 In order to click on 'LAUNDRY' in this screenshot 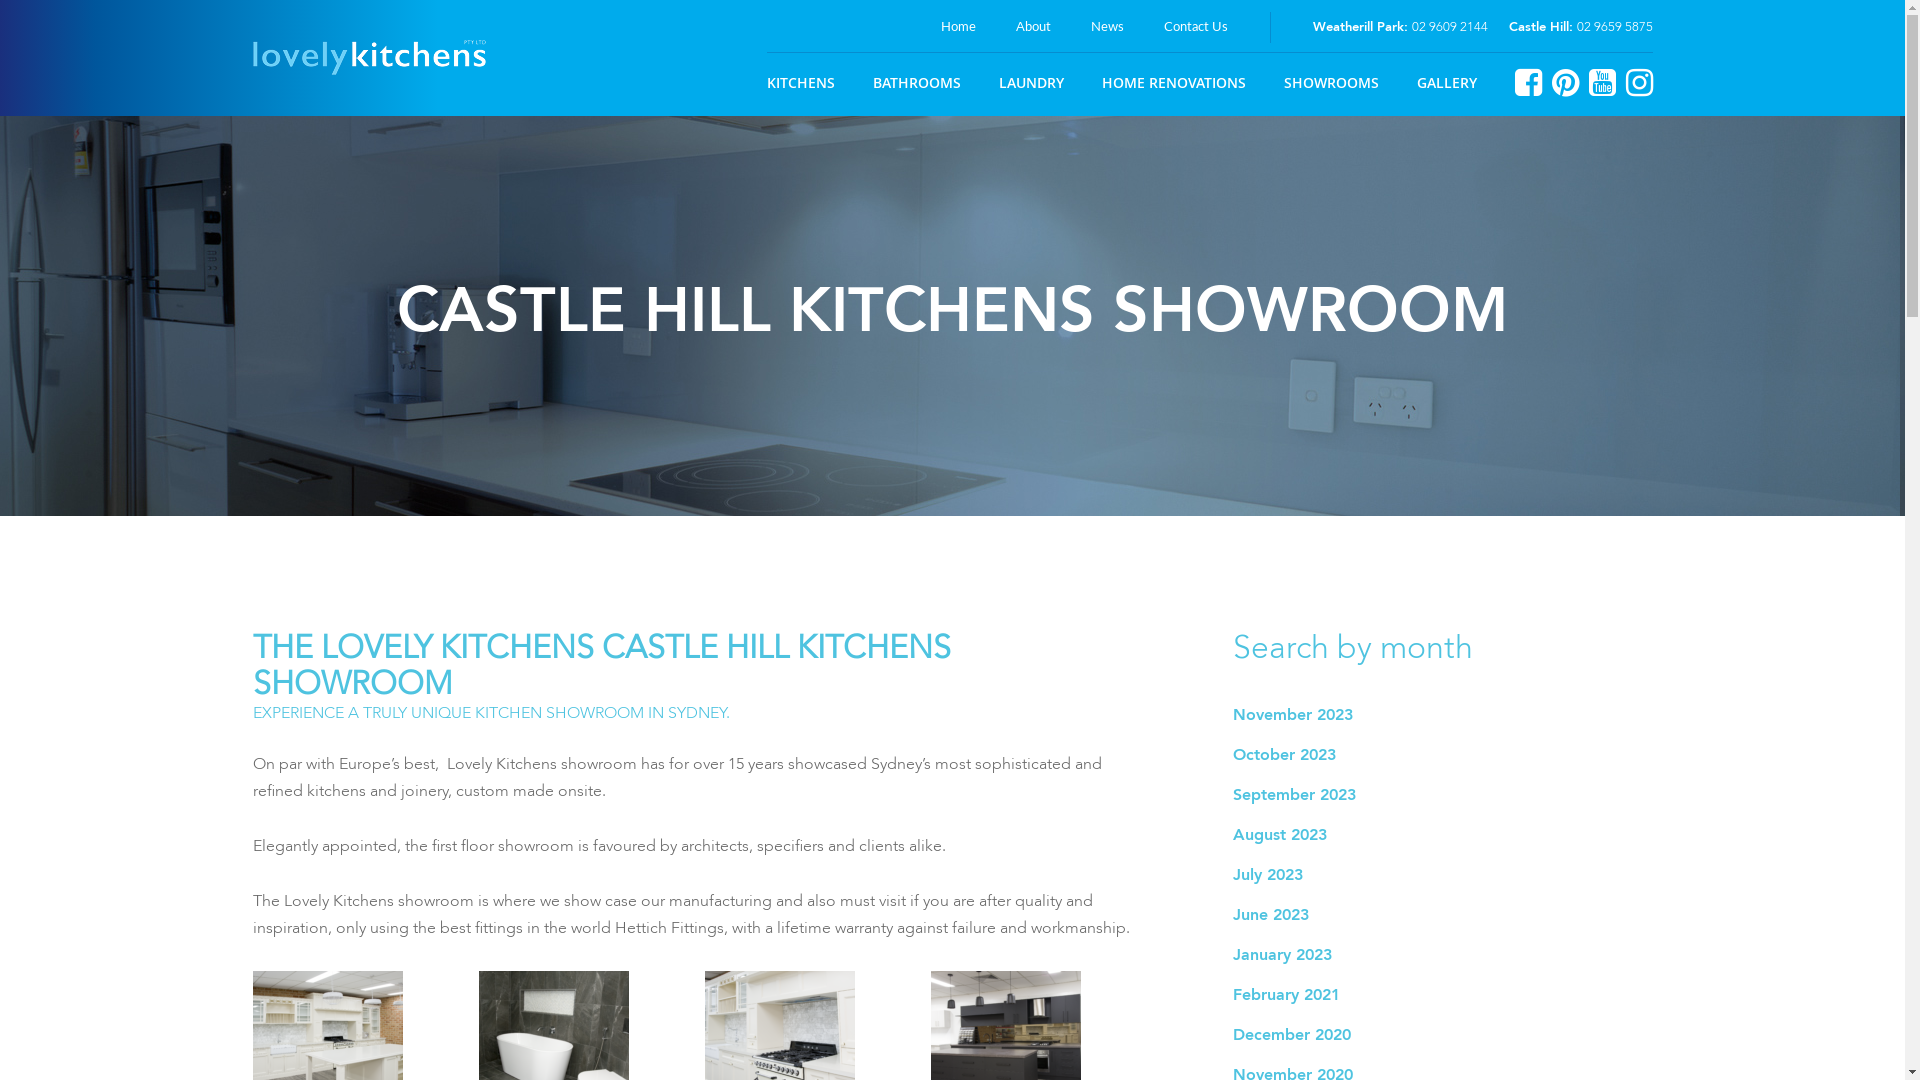, I will do `click(998, 81)`.